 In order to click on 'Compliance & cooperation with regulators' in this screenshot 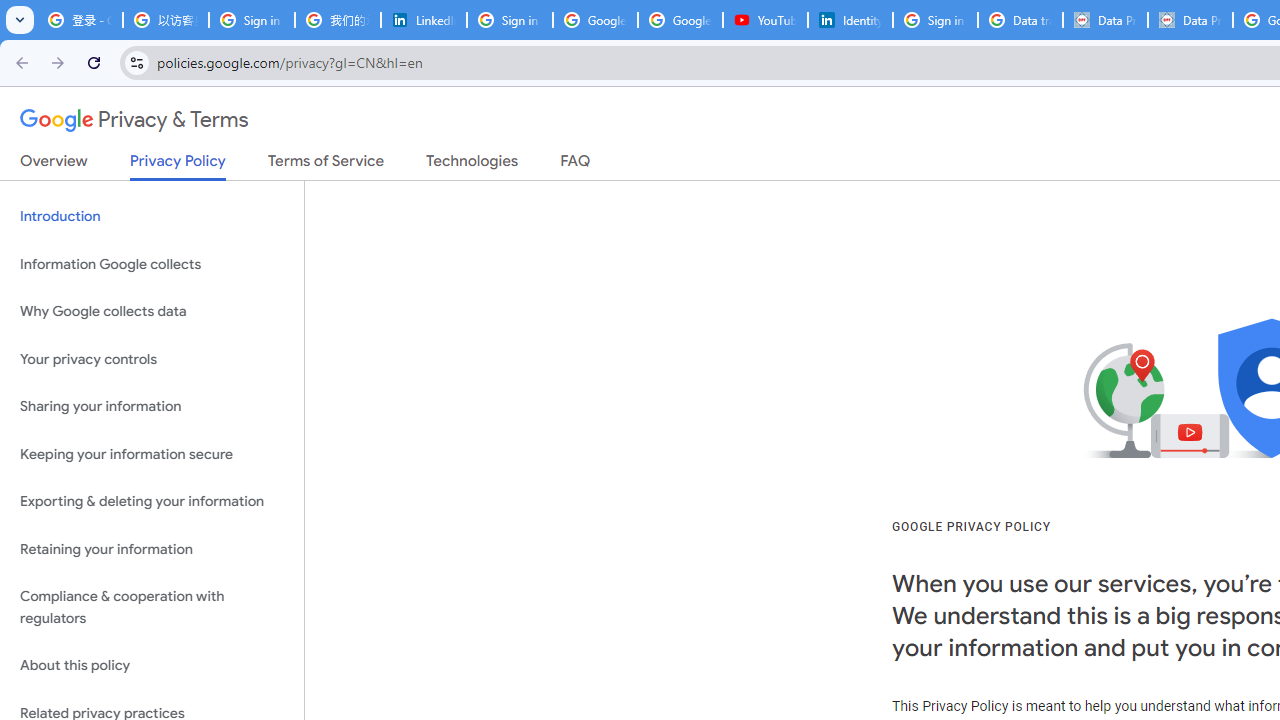, I will do `click(151, 607)`.